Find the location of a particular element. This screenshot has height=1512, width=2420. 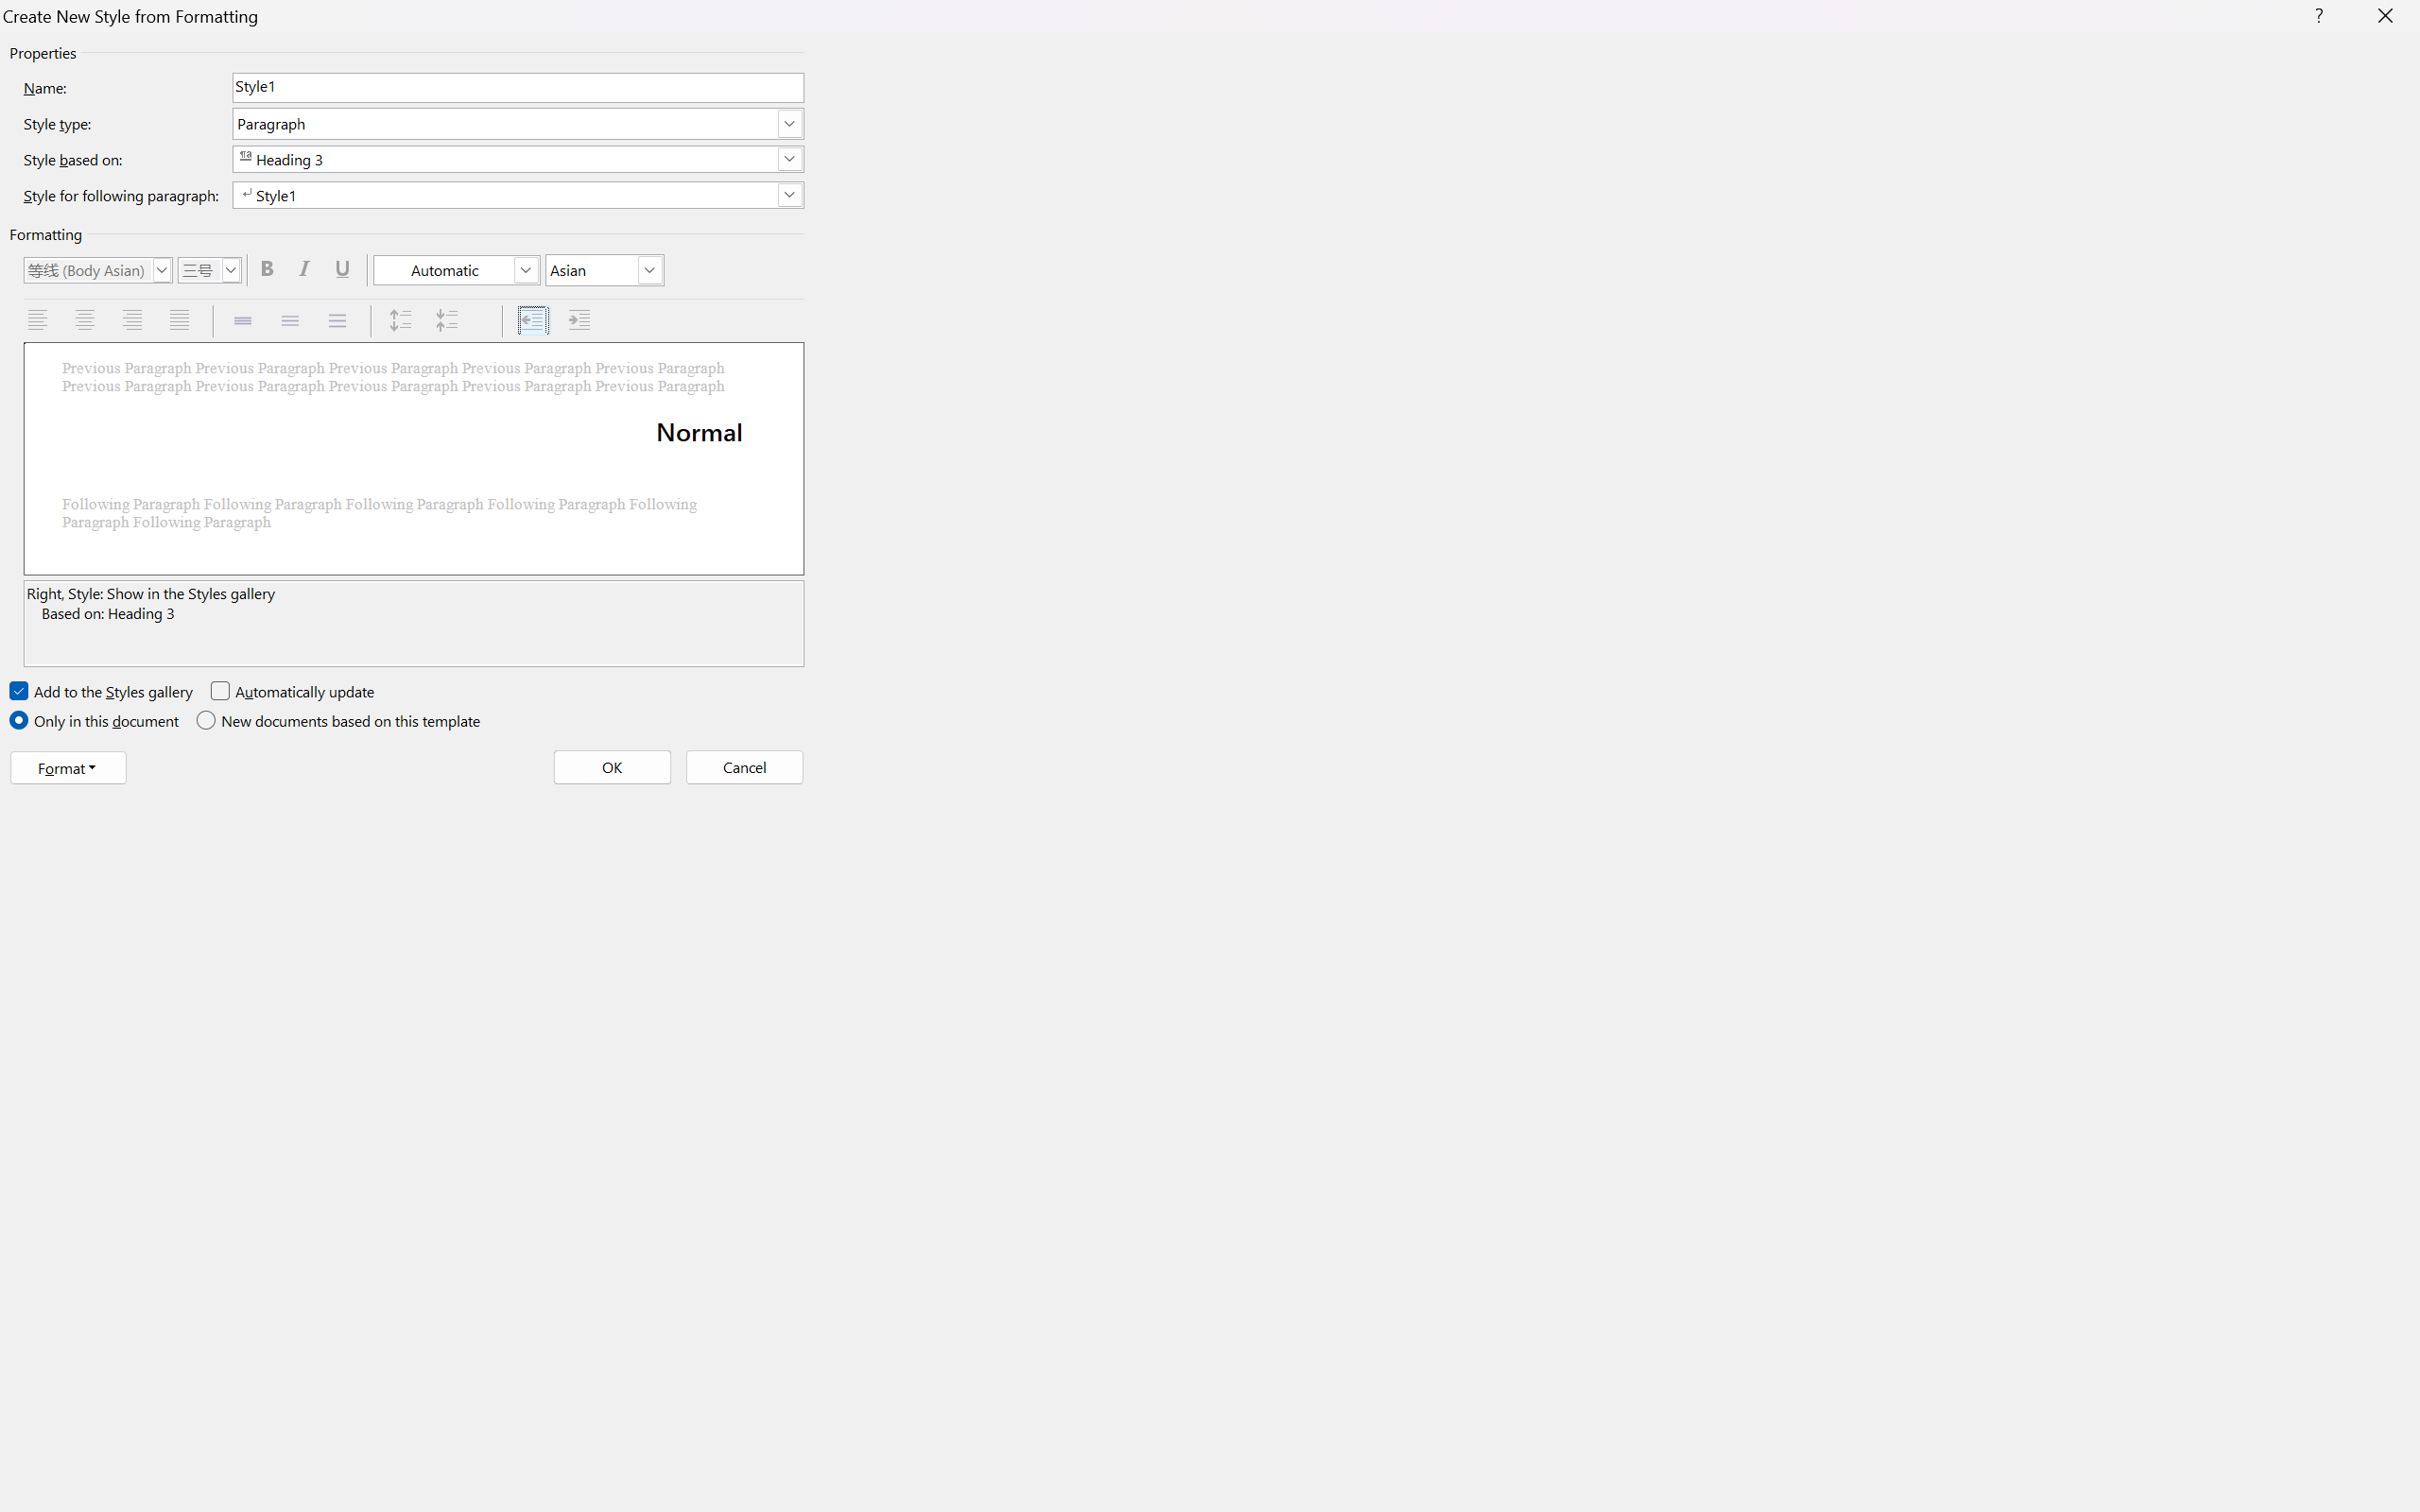

'Align Right' is located at coordinates (133, 320).